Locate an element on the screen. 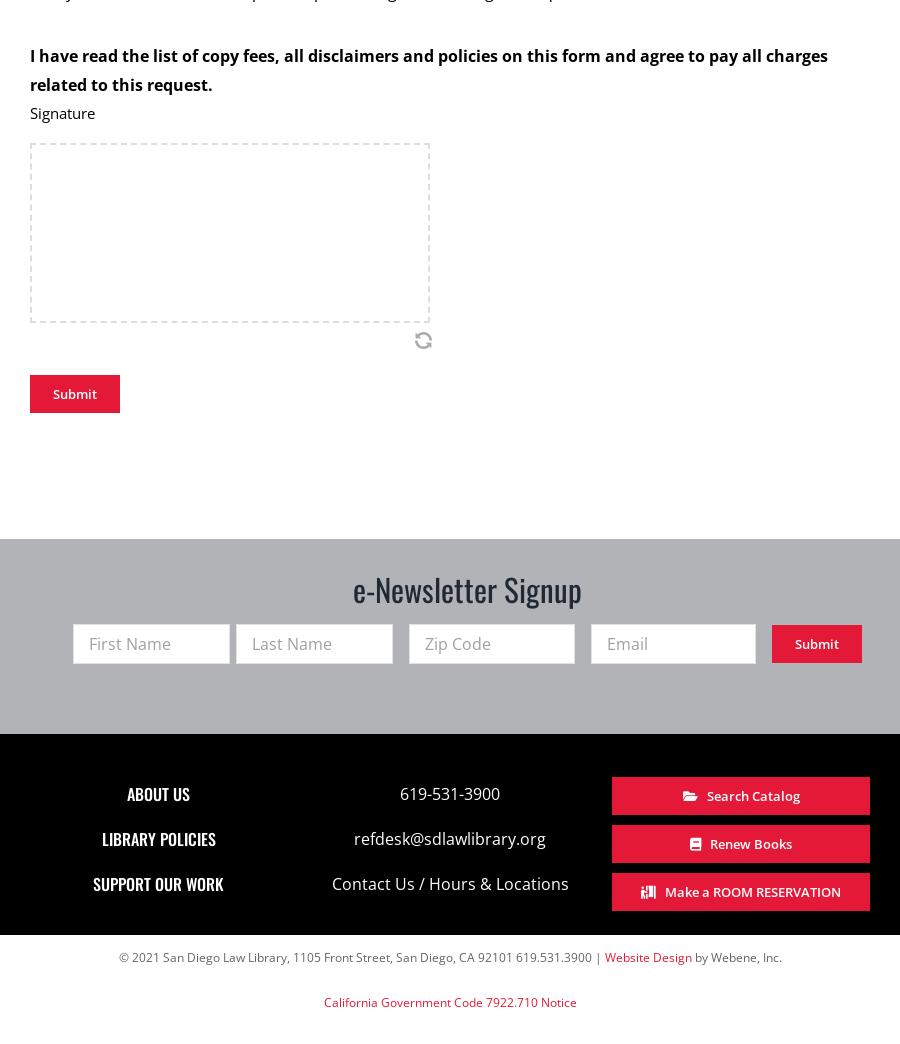 Image resolution: width=900 pixels, height=1044 pixels. 'LIBRARY POLICIES' is located at coordinates (158, 837).